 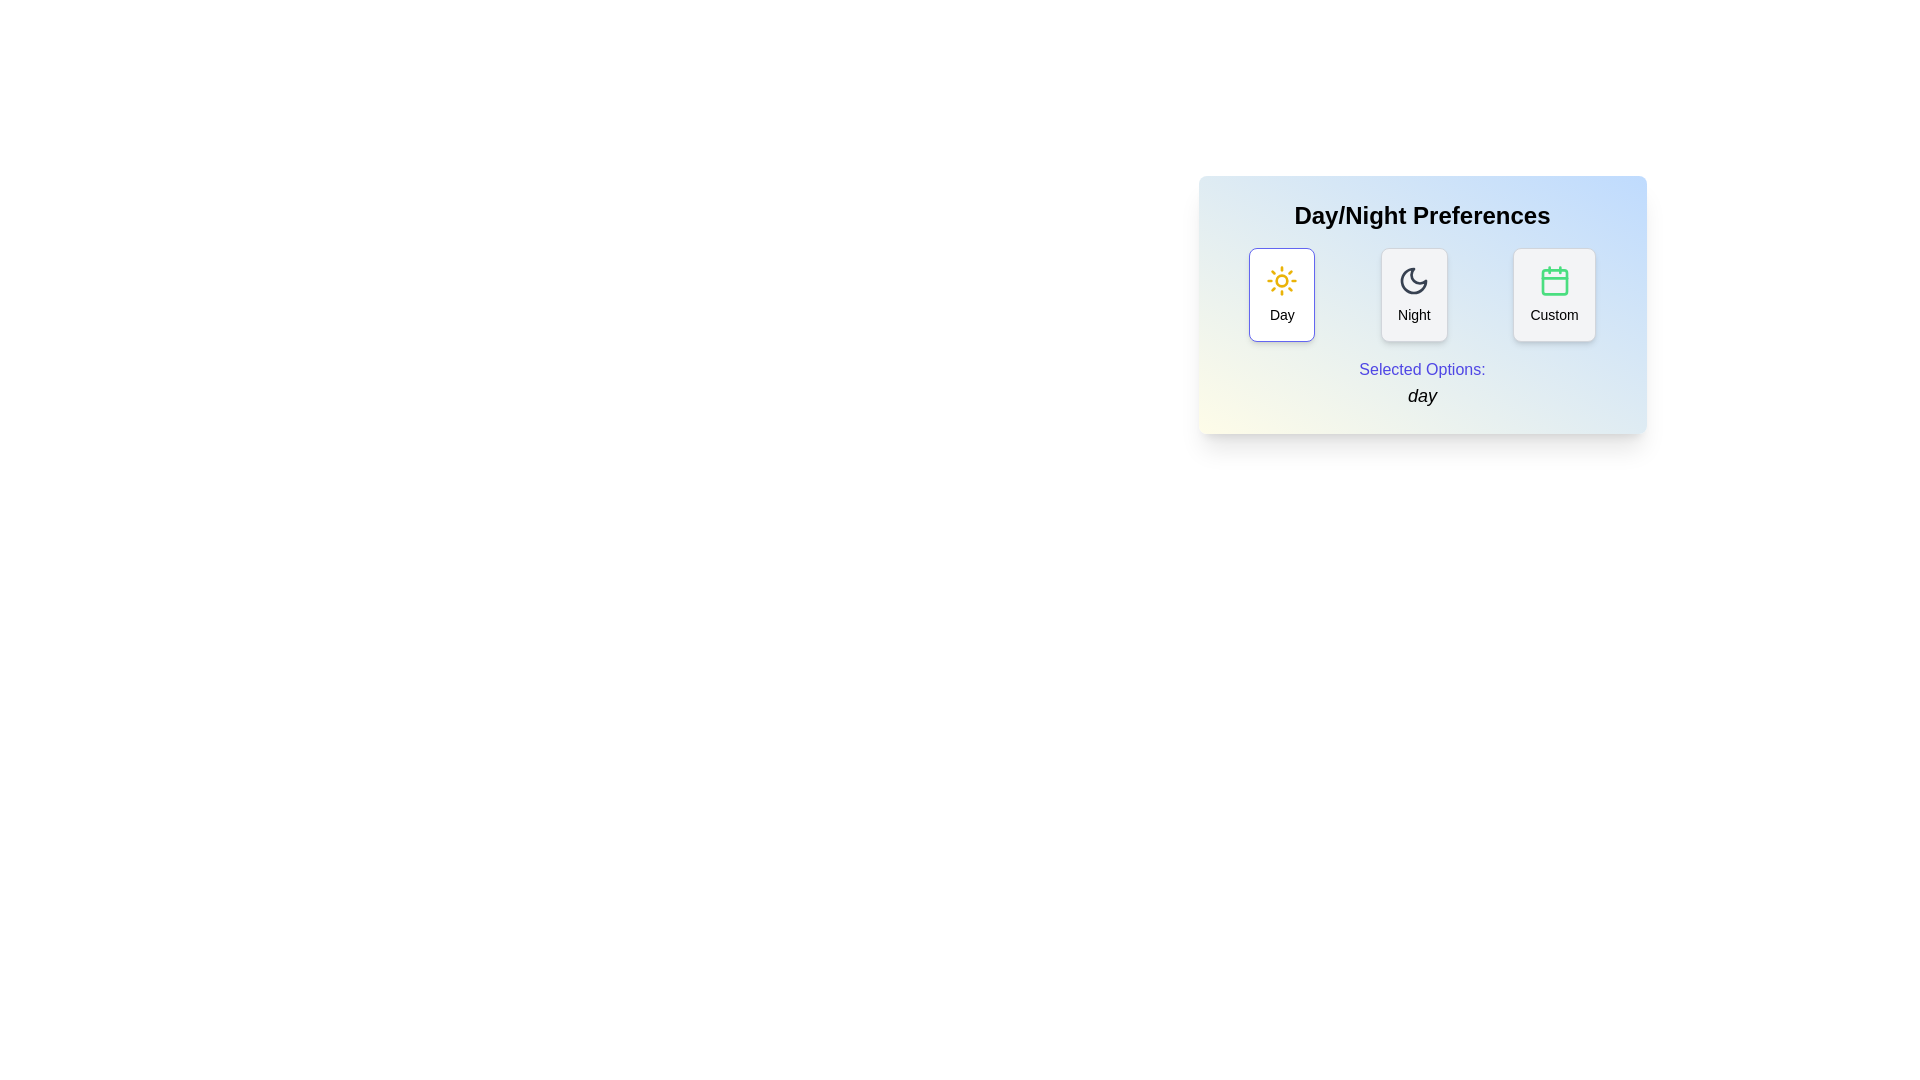 I want to click on the visual elements for the option Custom to inspect its icon and label, so click(x=1553, y=294).